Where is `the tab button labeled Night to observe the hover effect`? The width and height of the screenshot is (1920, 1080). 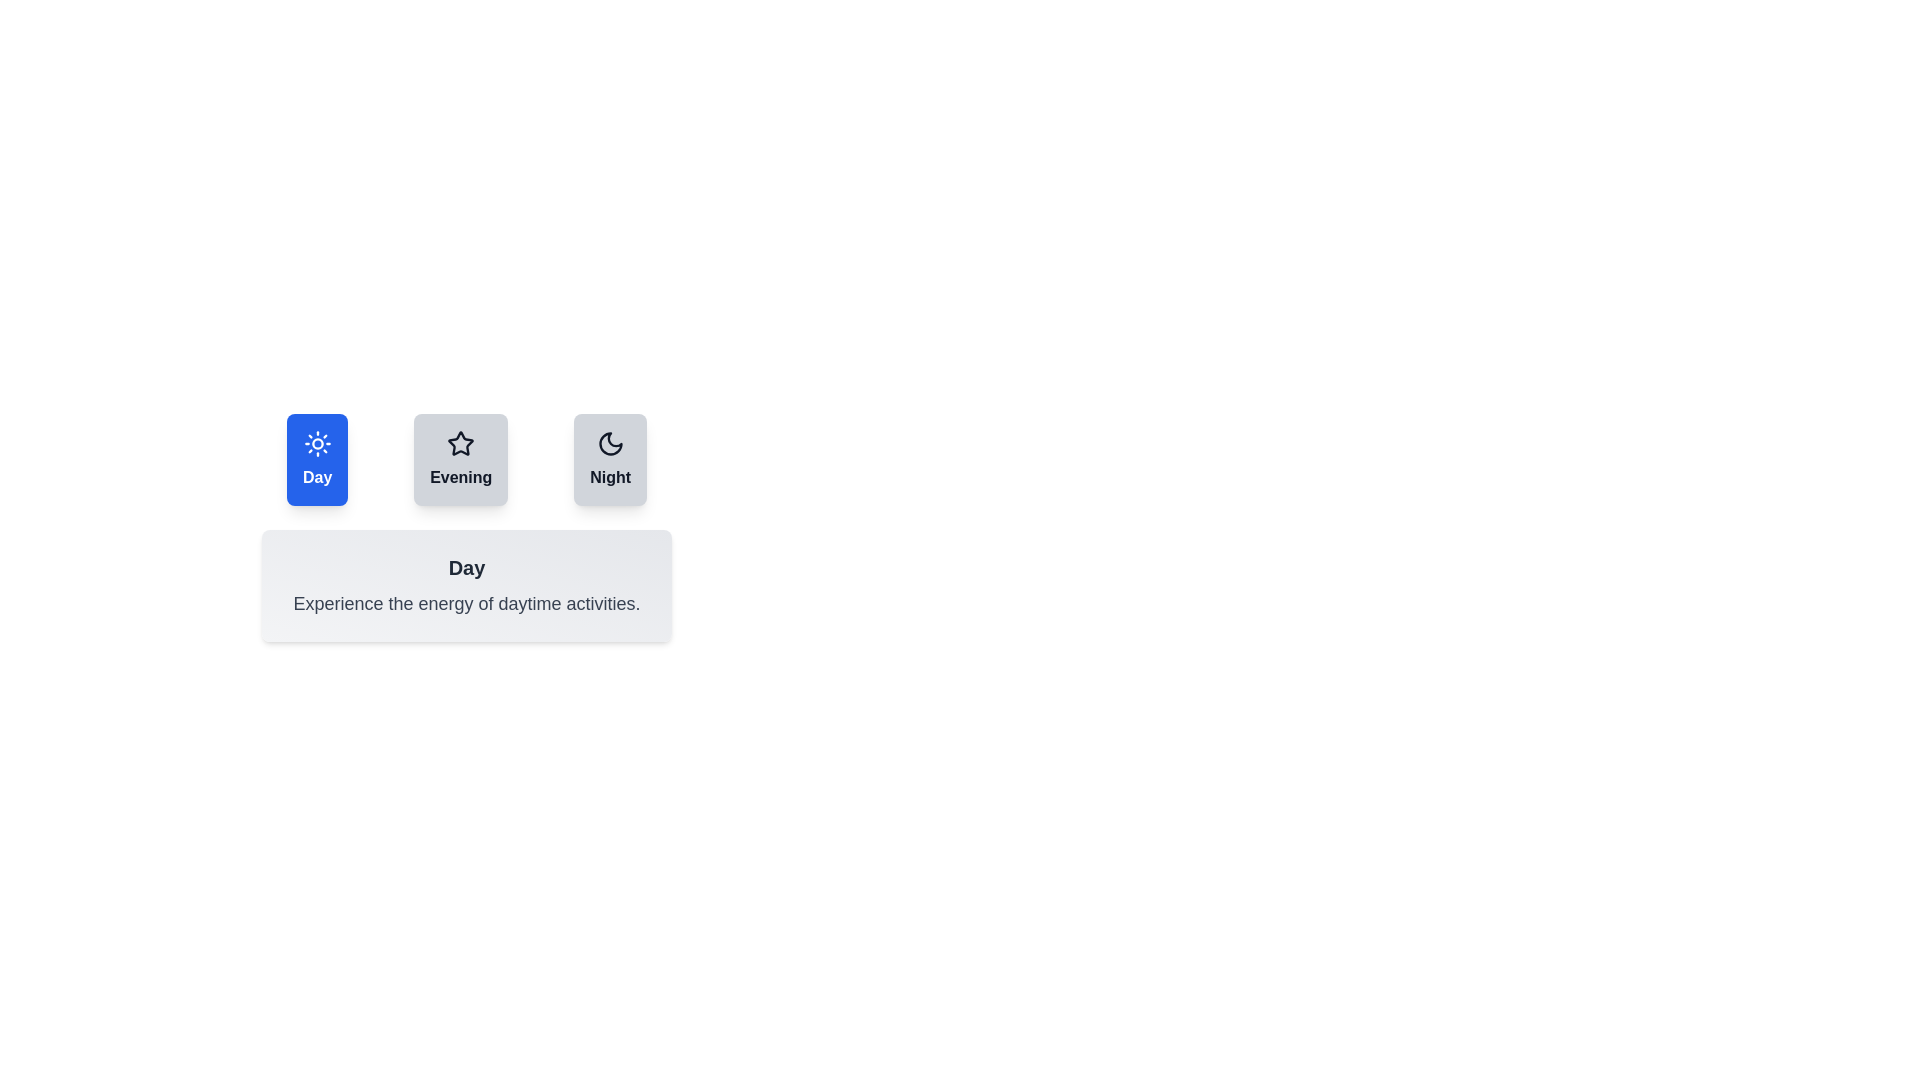 the tab button labeled Night to observe the hover effect is located at coordinates (609, 459).